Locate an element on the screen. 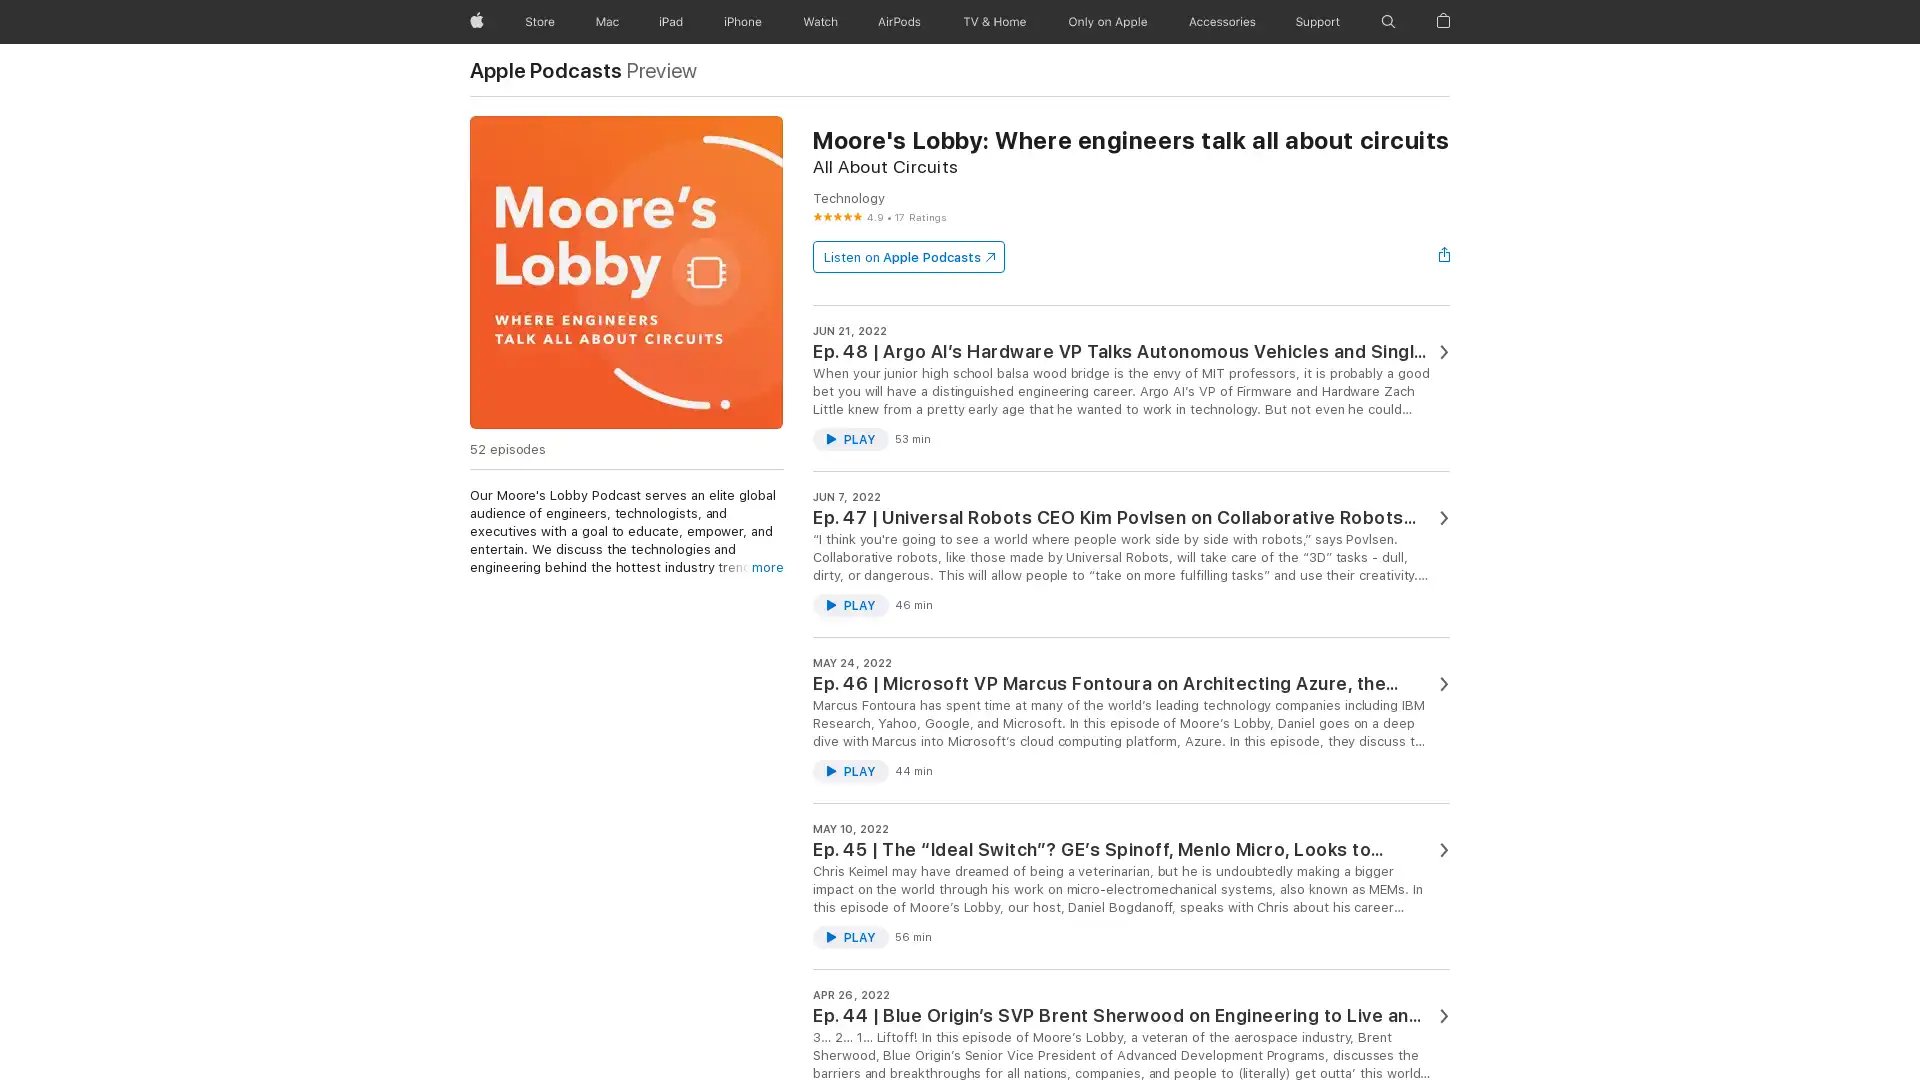 The image size is (1920, 1080). Listen on Apple Podcasts is located at coordinates (907, 256).